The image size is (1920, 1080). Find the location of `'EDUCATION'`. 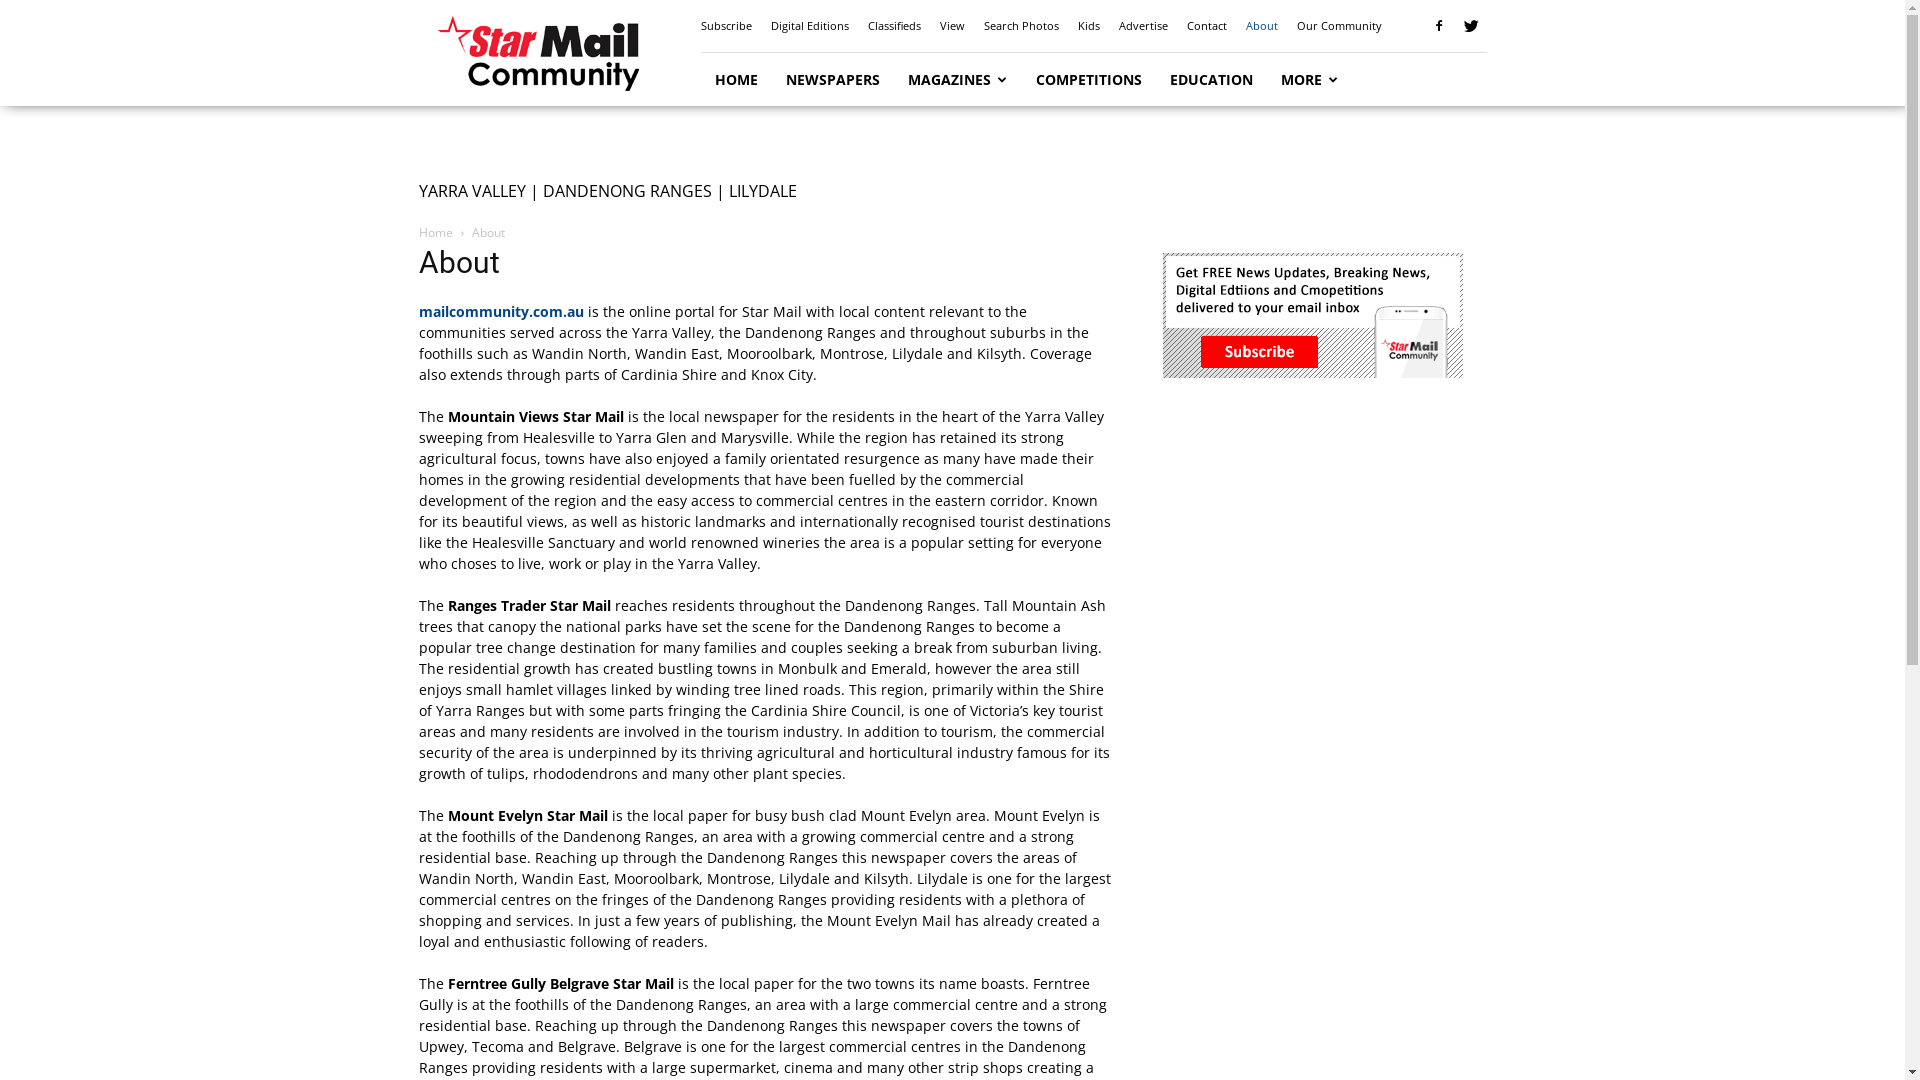

'EDUCATION' is located at coordinates (1210, 78).